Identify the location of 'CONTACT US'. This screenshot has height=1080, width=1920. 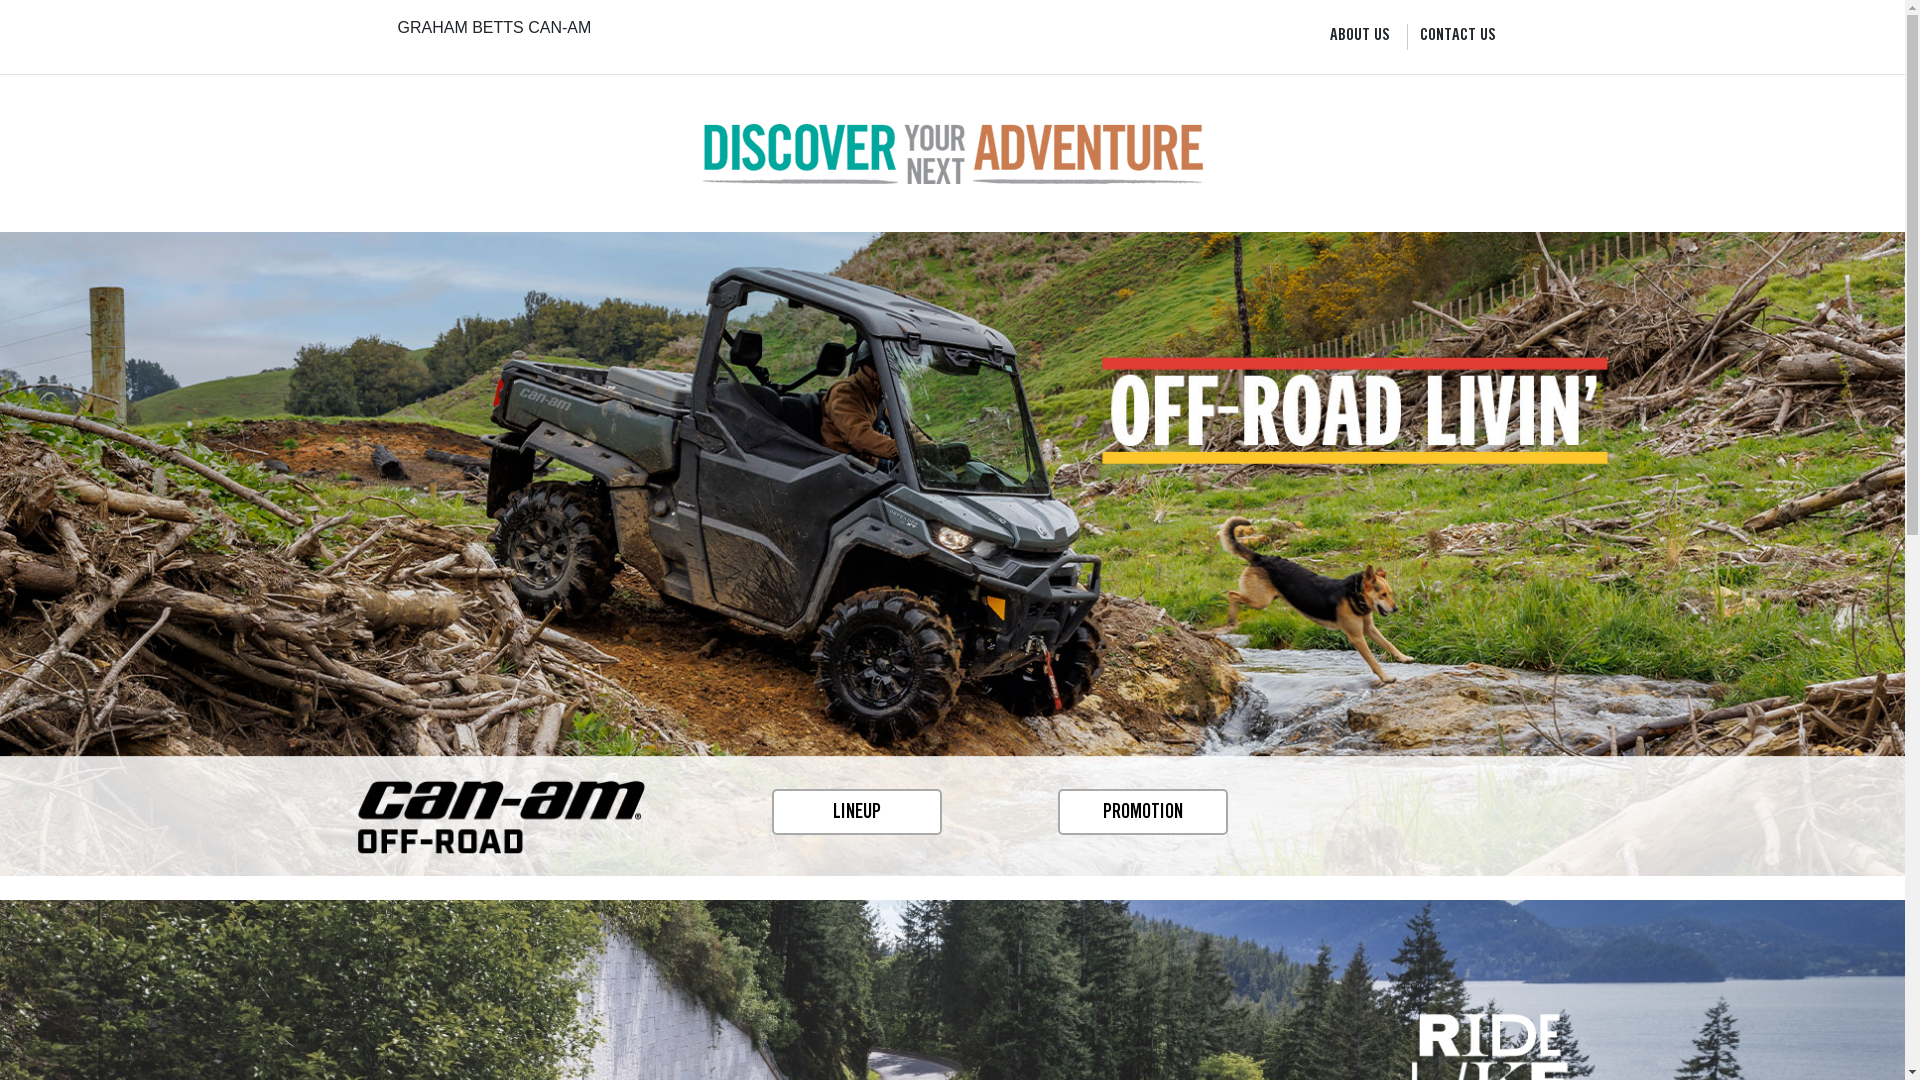
(1419, 37).